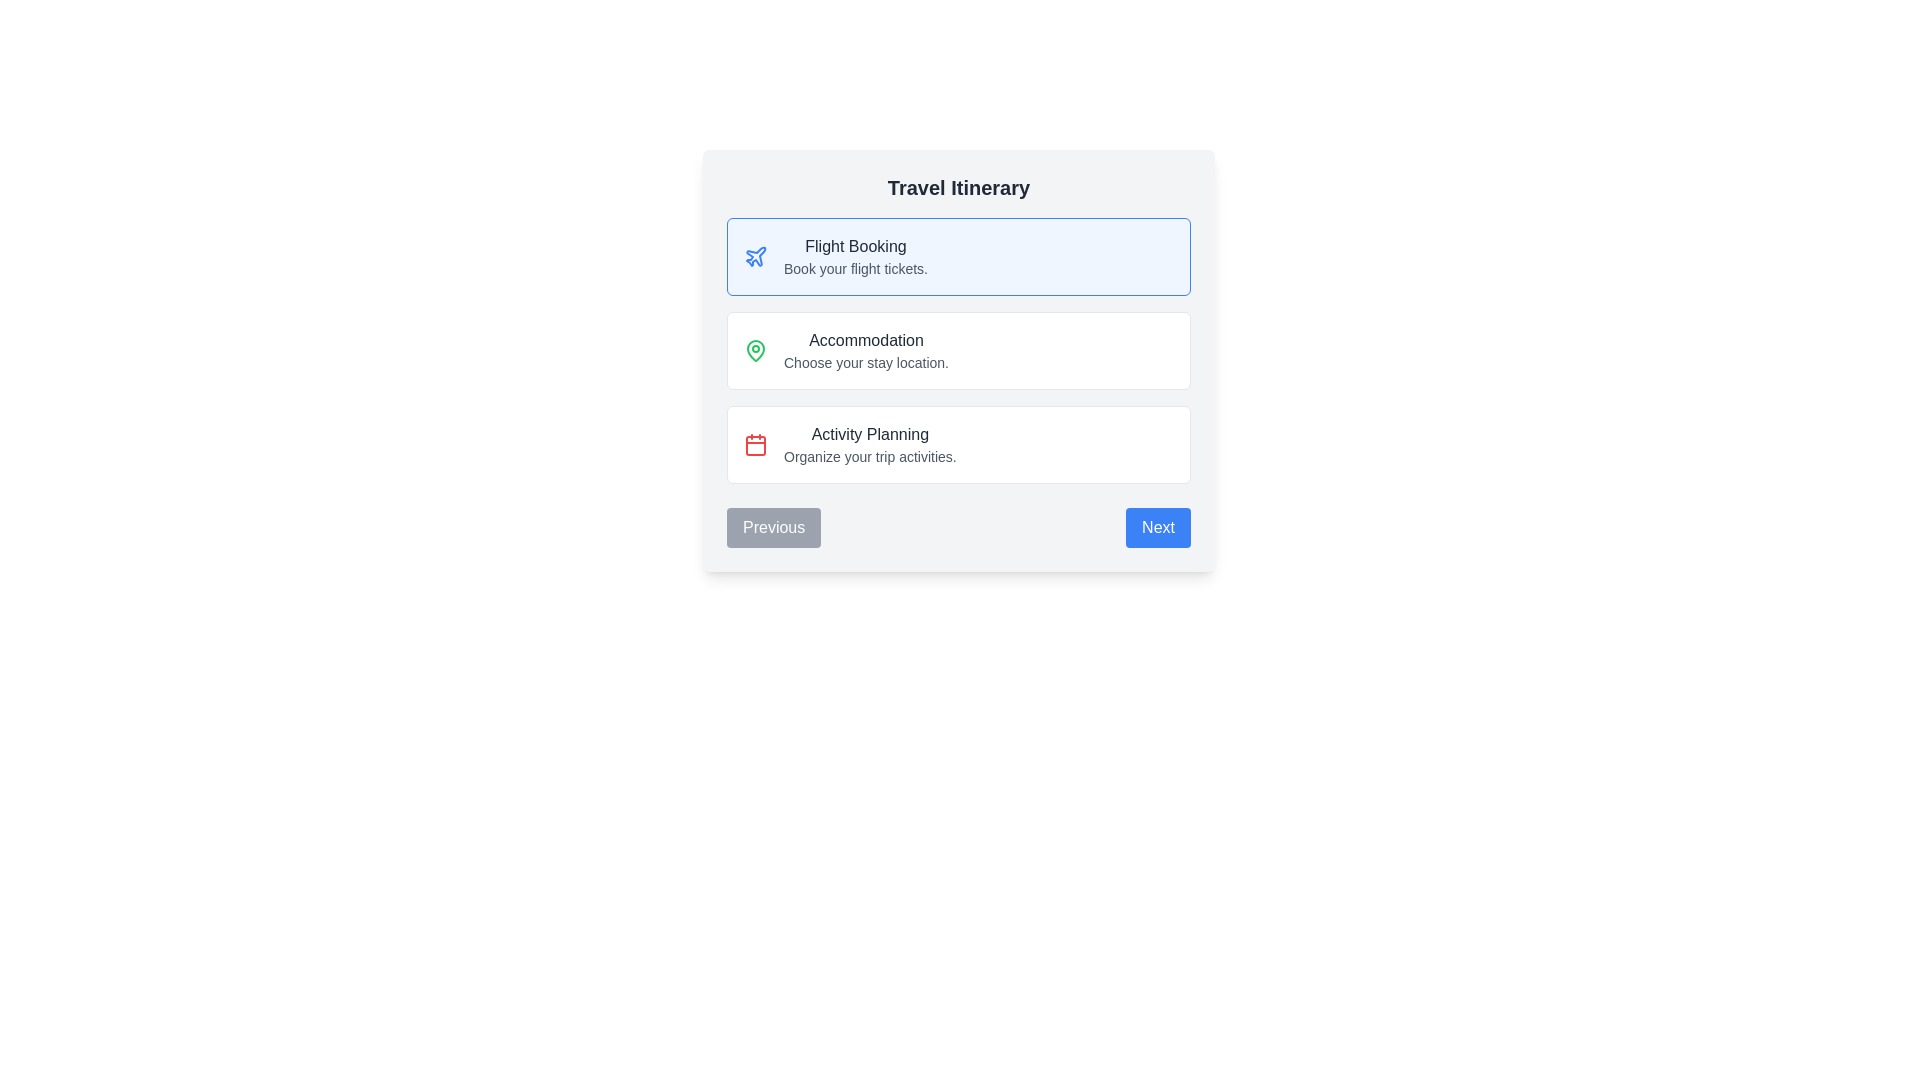 This screenshot has height=1080, width=1920. What do you see at coordinates (754, 443) in the screenshot?
I see `the calendar icon with a red border and white interior located on the left side of the 'Activity Planning' content box` at bounding box center [754, 443].